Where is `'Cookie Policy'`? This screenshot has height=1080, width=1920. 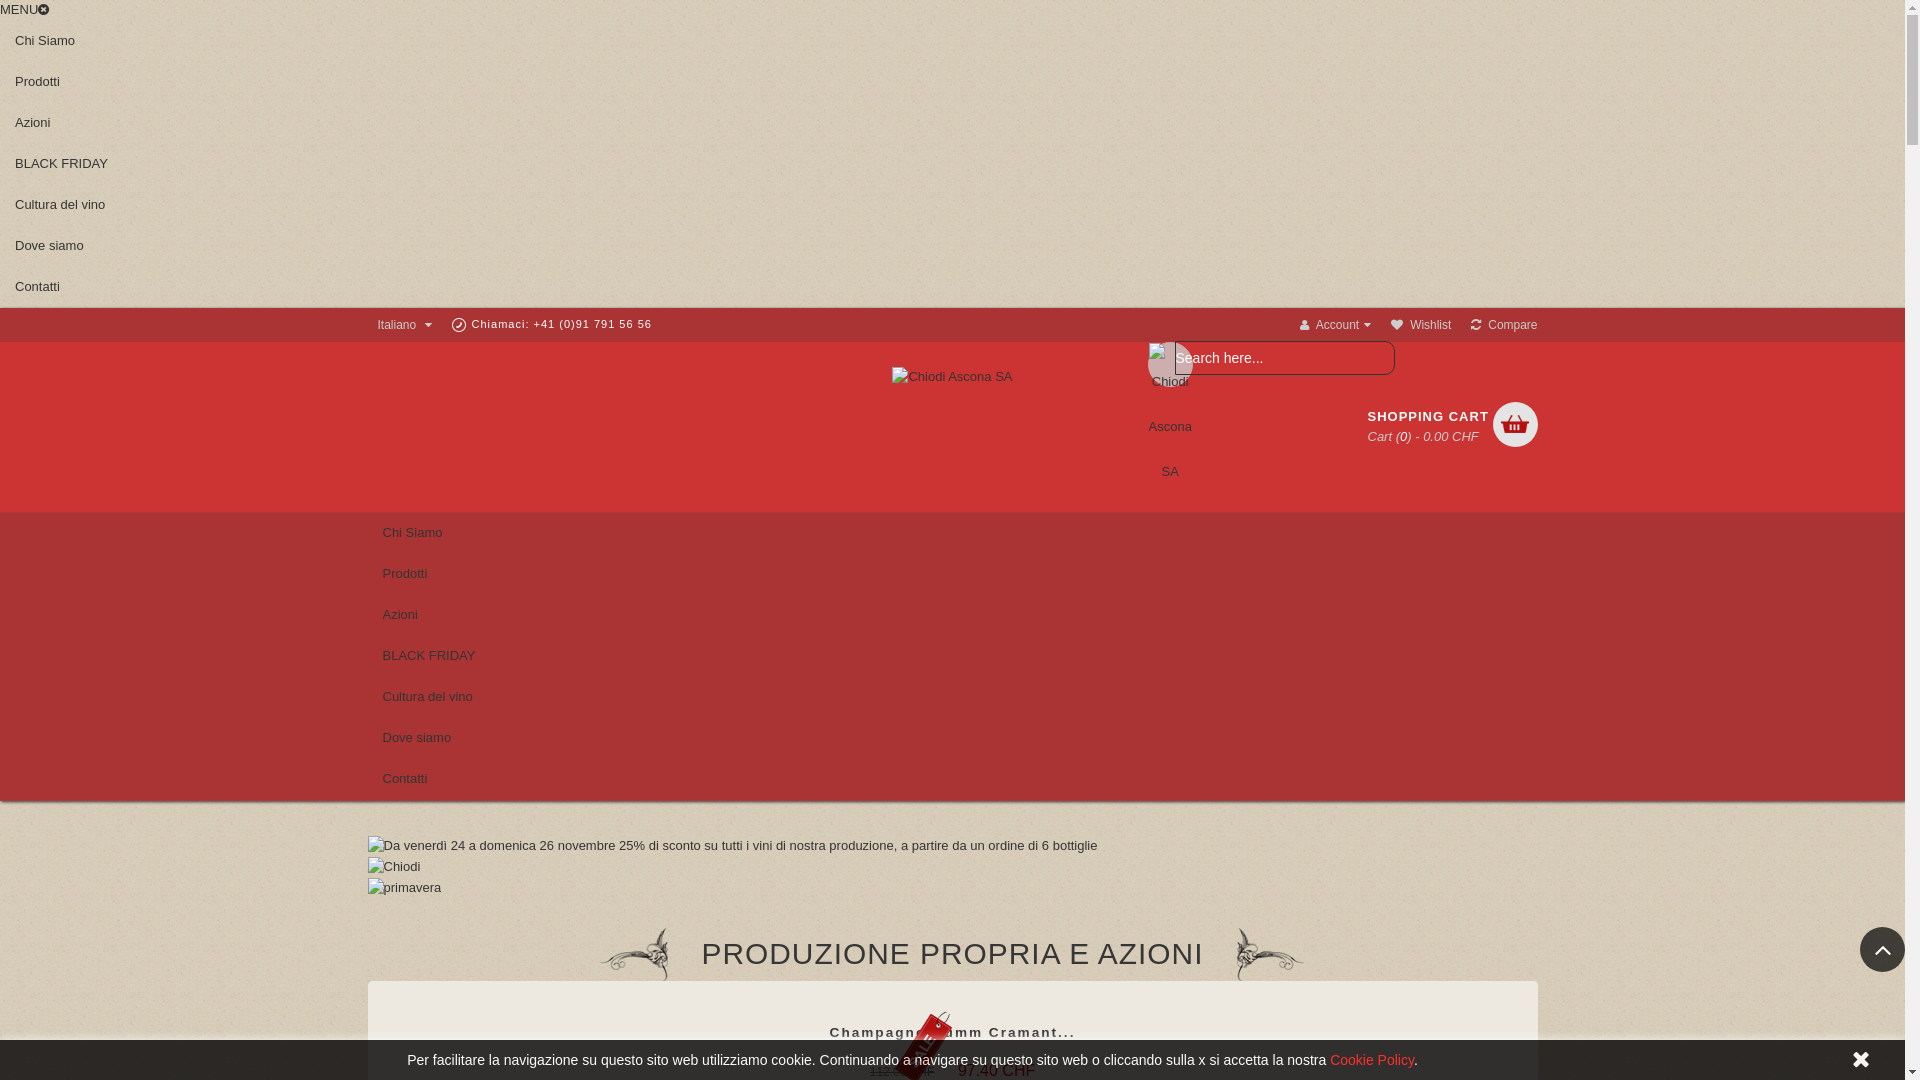
'Cookie Policy' is located at coordinates (1371, 1059).